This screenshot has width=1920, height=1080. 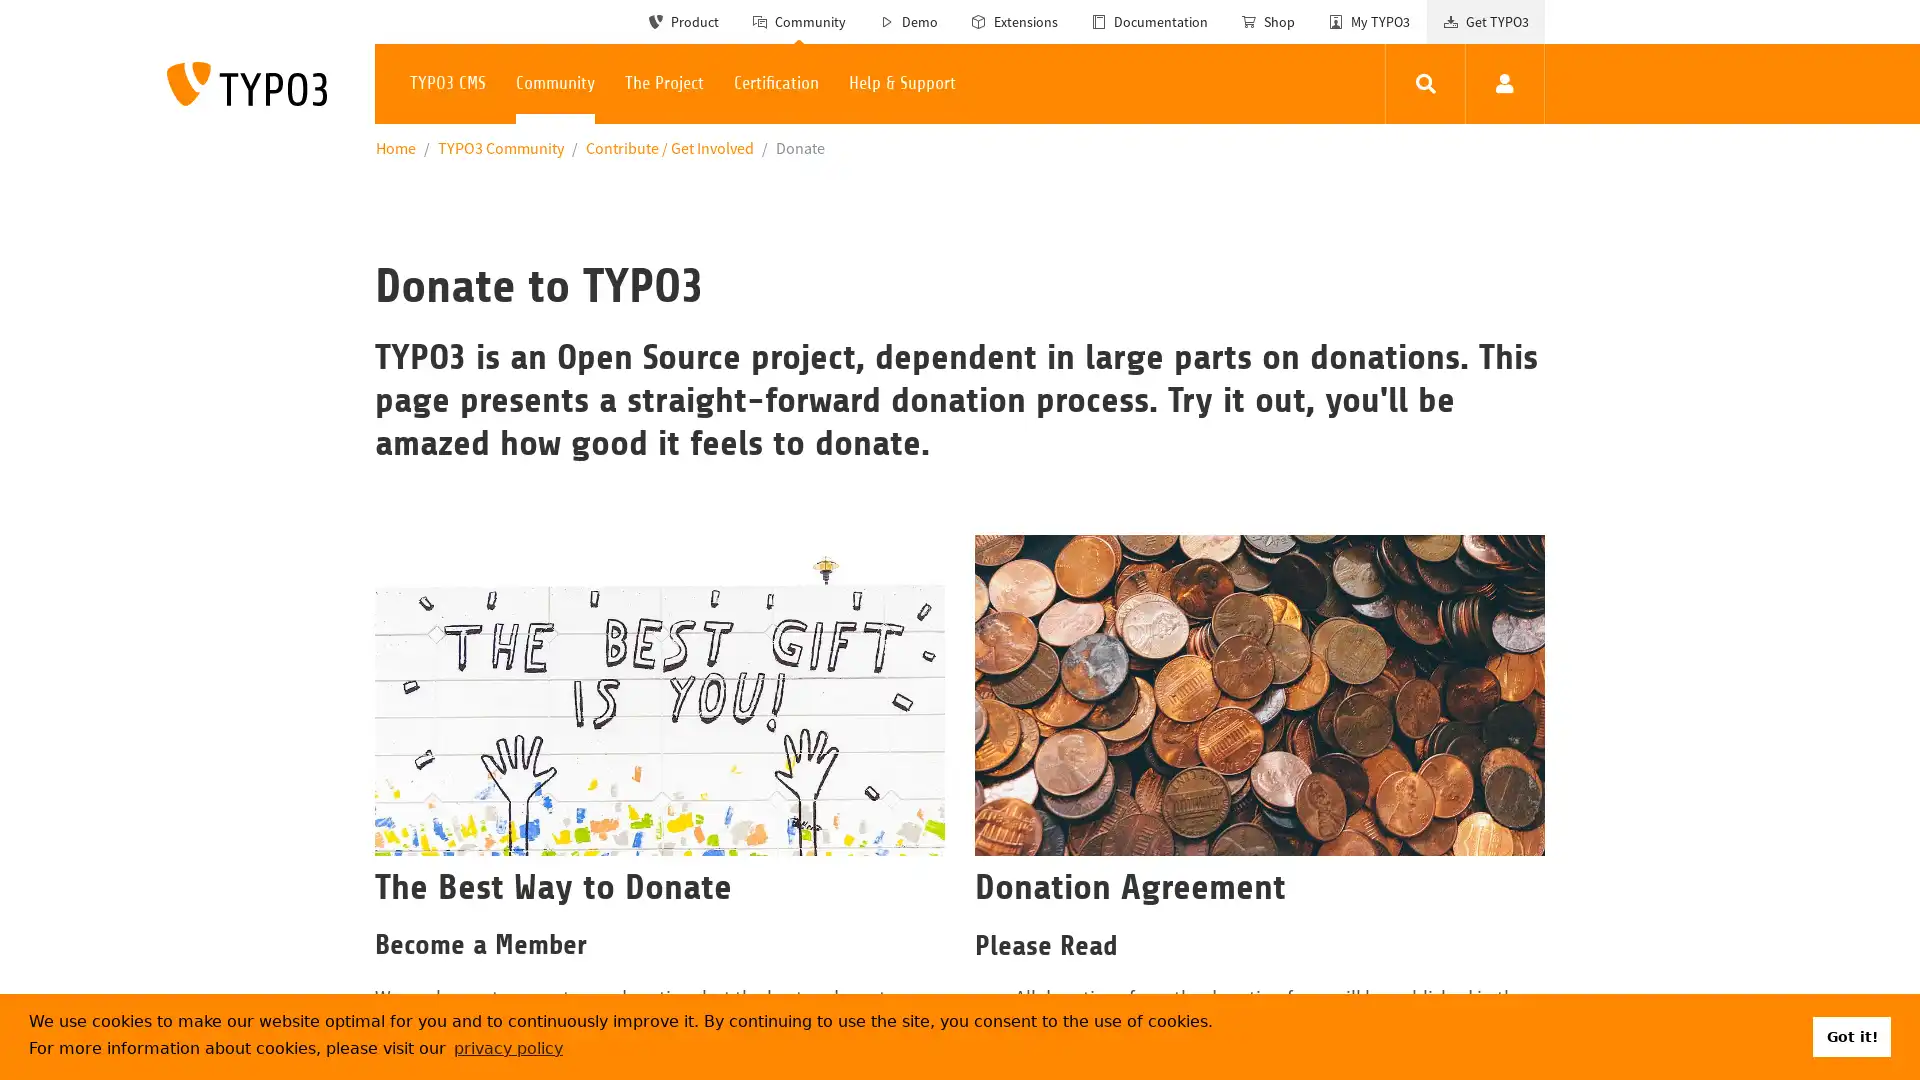 I want to click on dismiss cookie message, so click(x=1851, y=1035).